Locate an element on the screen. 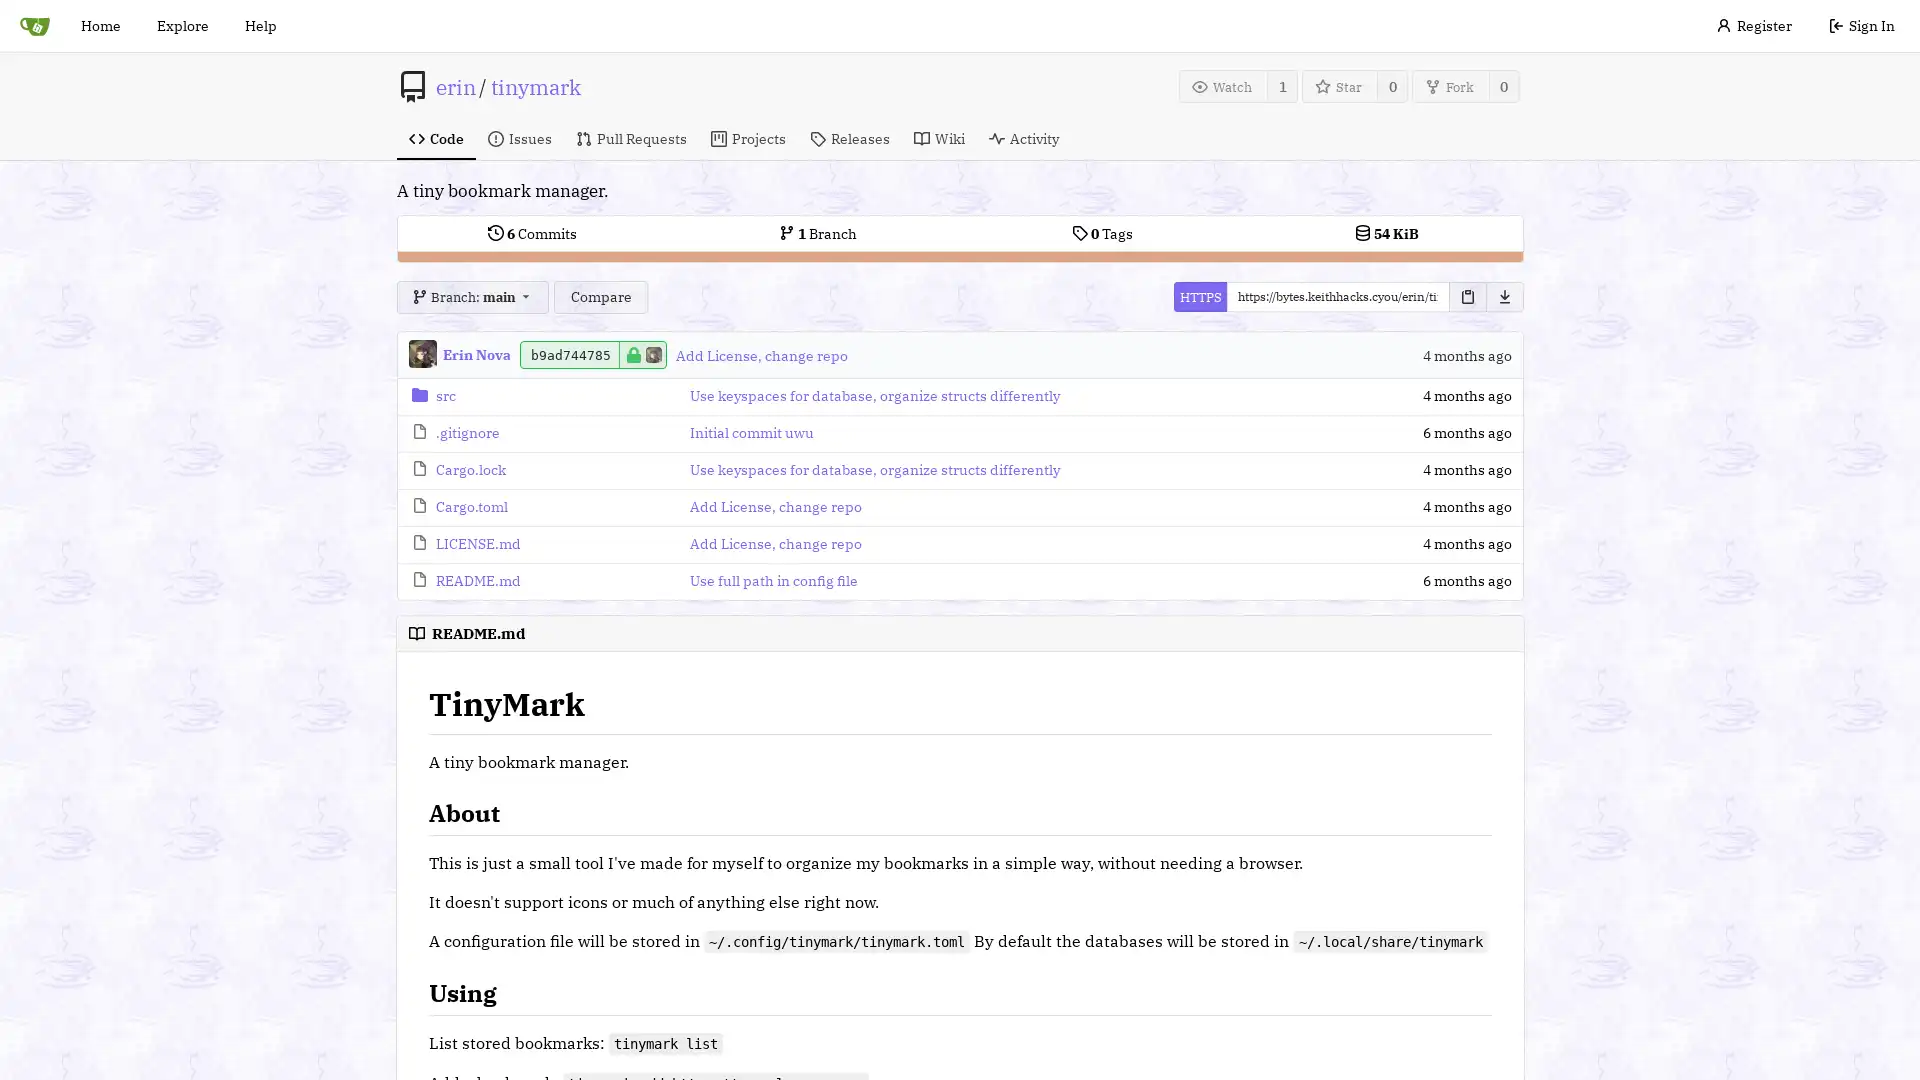 Image resolution: width=1920 pixels, height=1080 pixels. HTTPS is located at coordinates (1199, 297).